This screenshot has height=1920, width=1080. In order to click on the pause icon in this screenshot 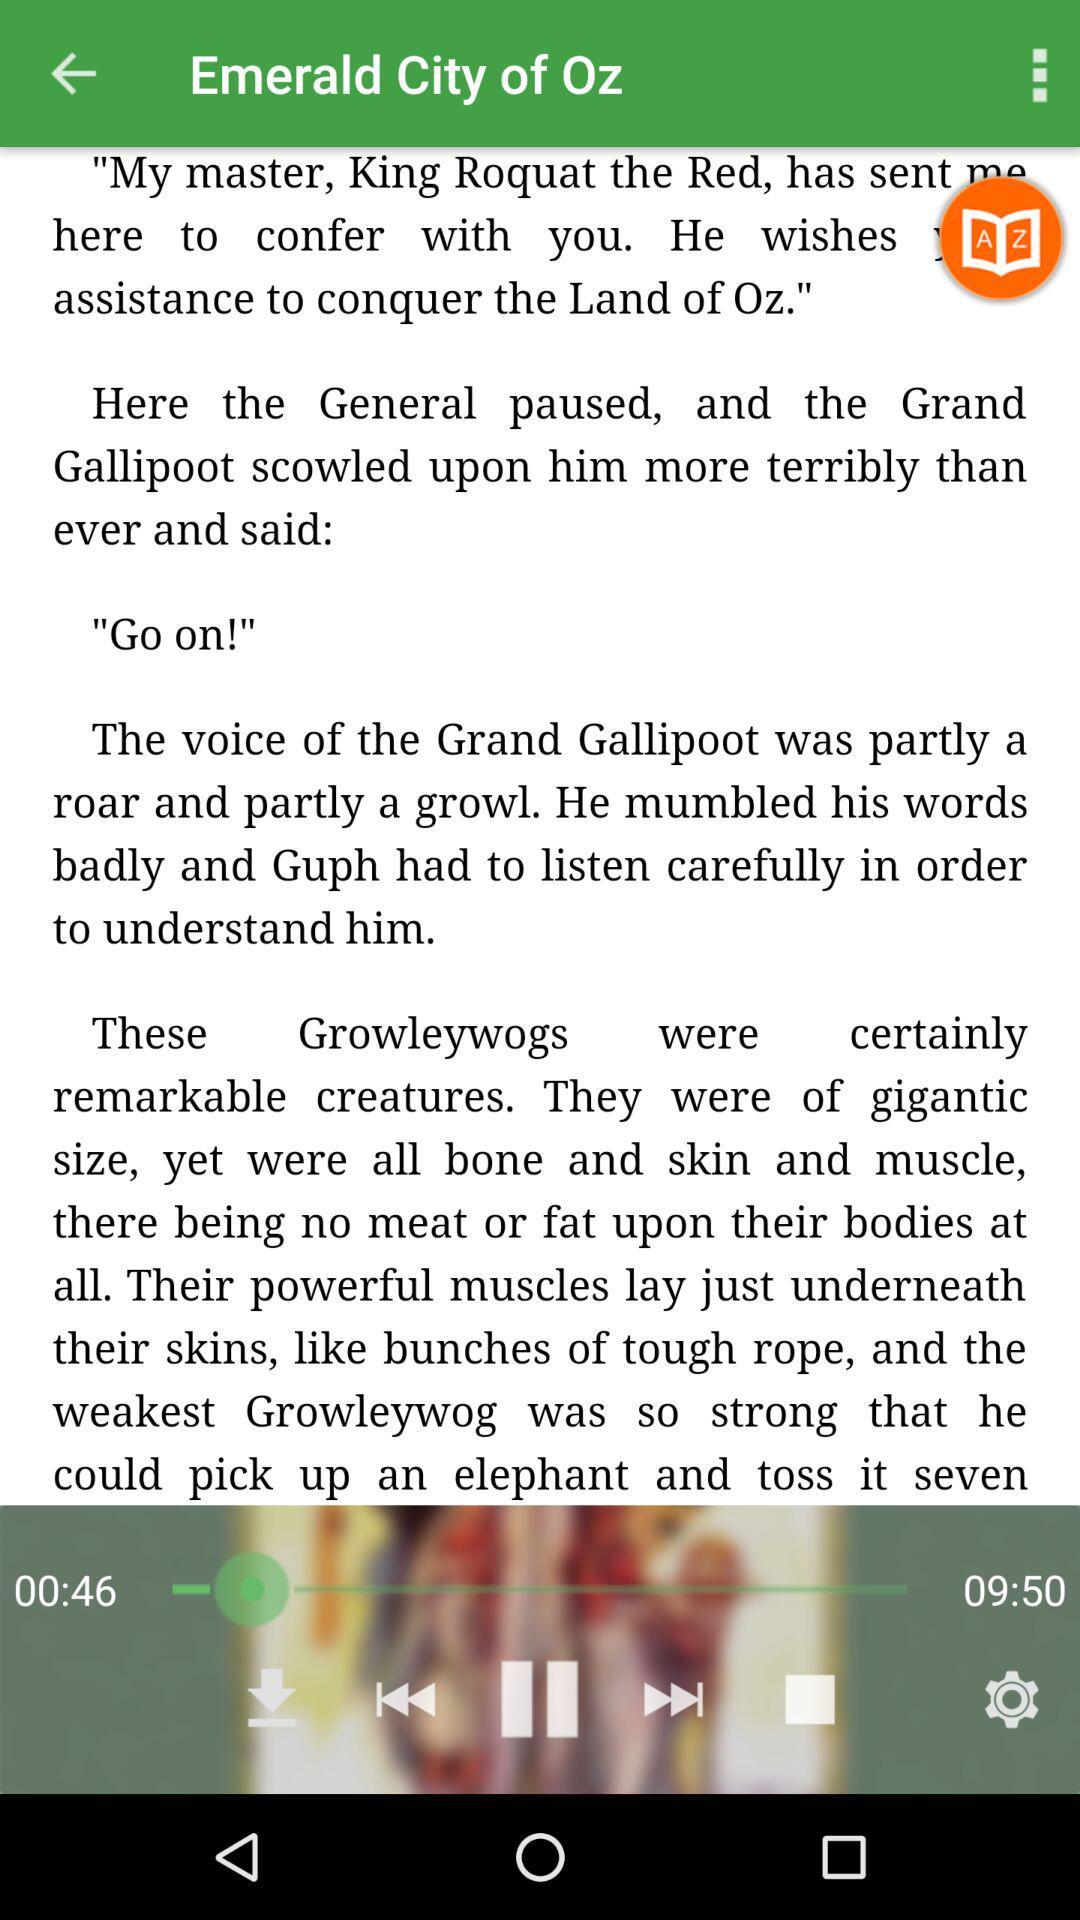, I will do `click(538, 1698)`.